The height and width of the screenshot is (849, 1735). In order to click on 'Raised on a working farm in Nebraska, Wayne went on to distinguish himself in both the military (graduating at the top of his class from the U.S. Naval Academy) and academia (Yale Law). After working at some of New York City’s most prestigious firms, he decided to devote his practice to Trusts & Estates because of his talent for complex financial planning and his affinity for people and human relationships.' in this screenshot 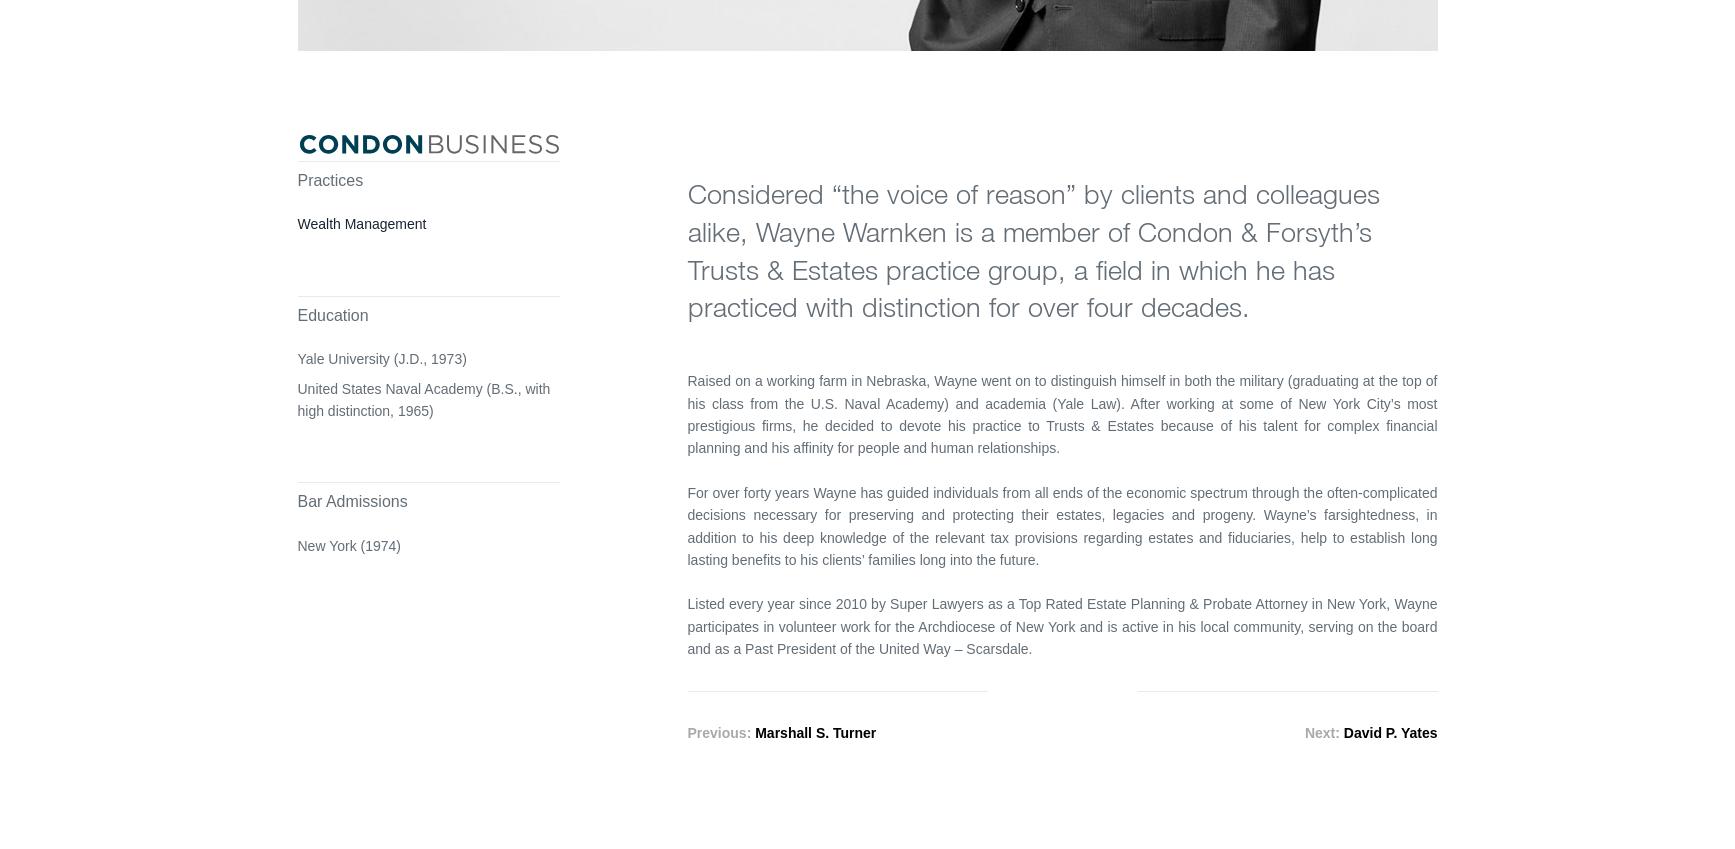, I will do `click(1060, 413)`.